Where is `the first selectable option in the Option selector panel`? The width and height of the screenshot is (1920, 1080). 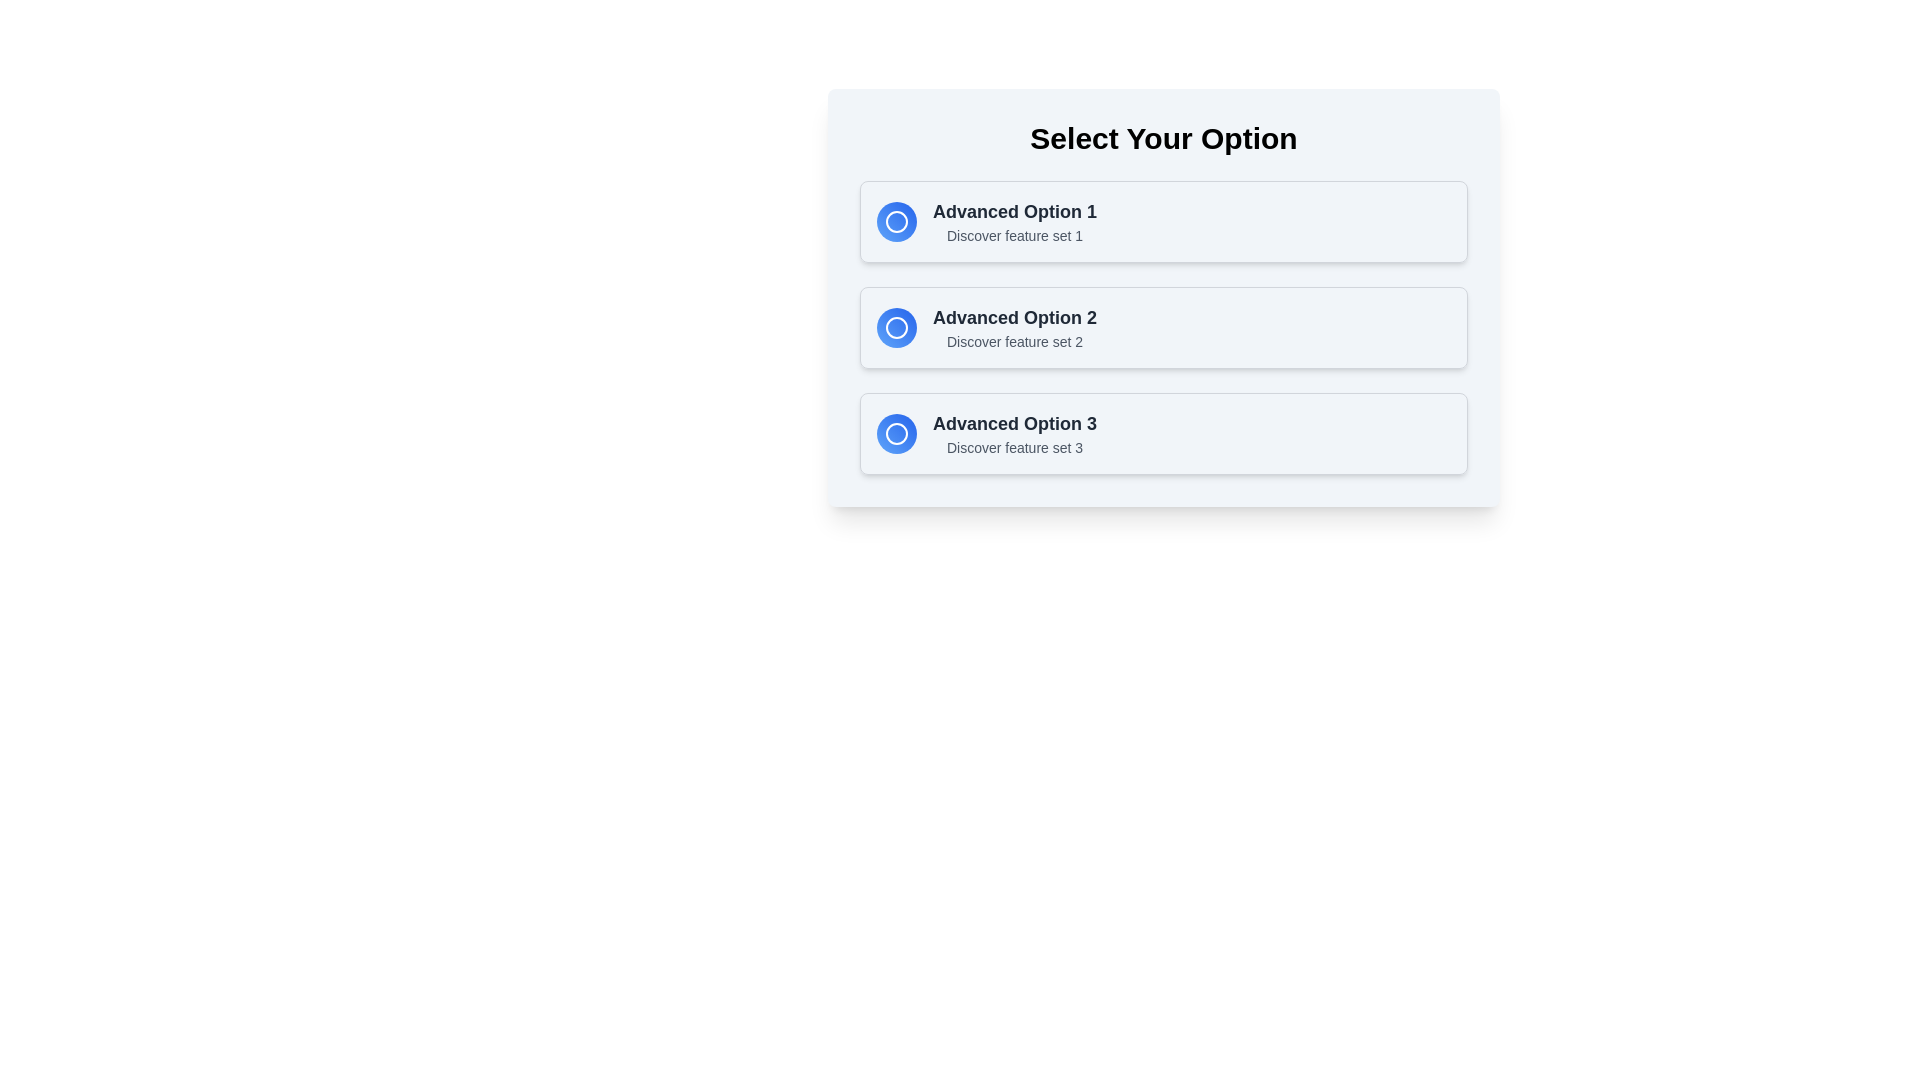 the first selectable option in the Option selector panel is located at coordinates (1163, 222).